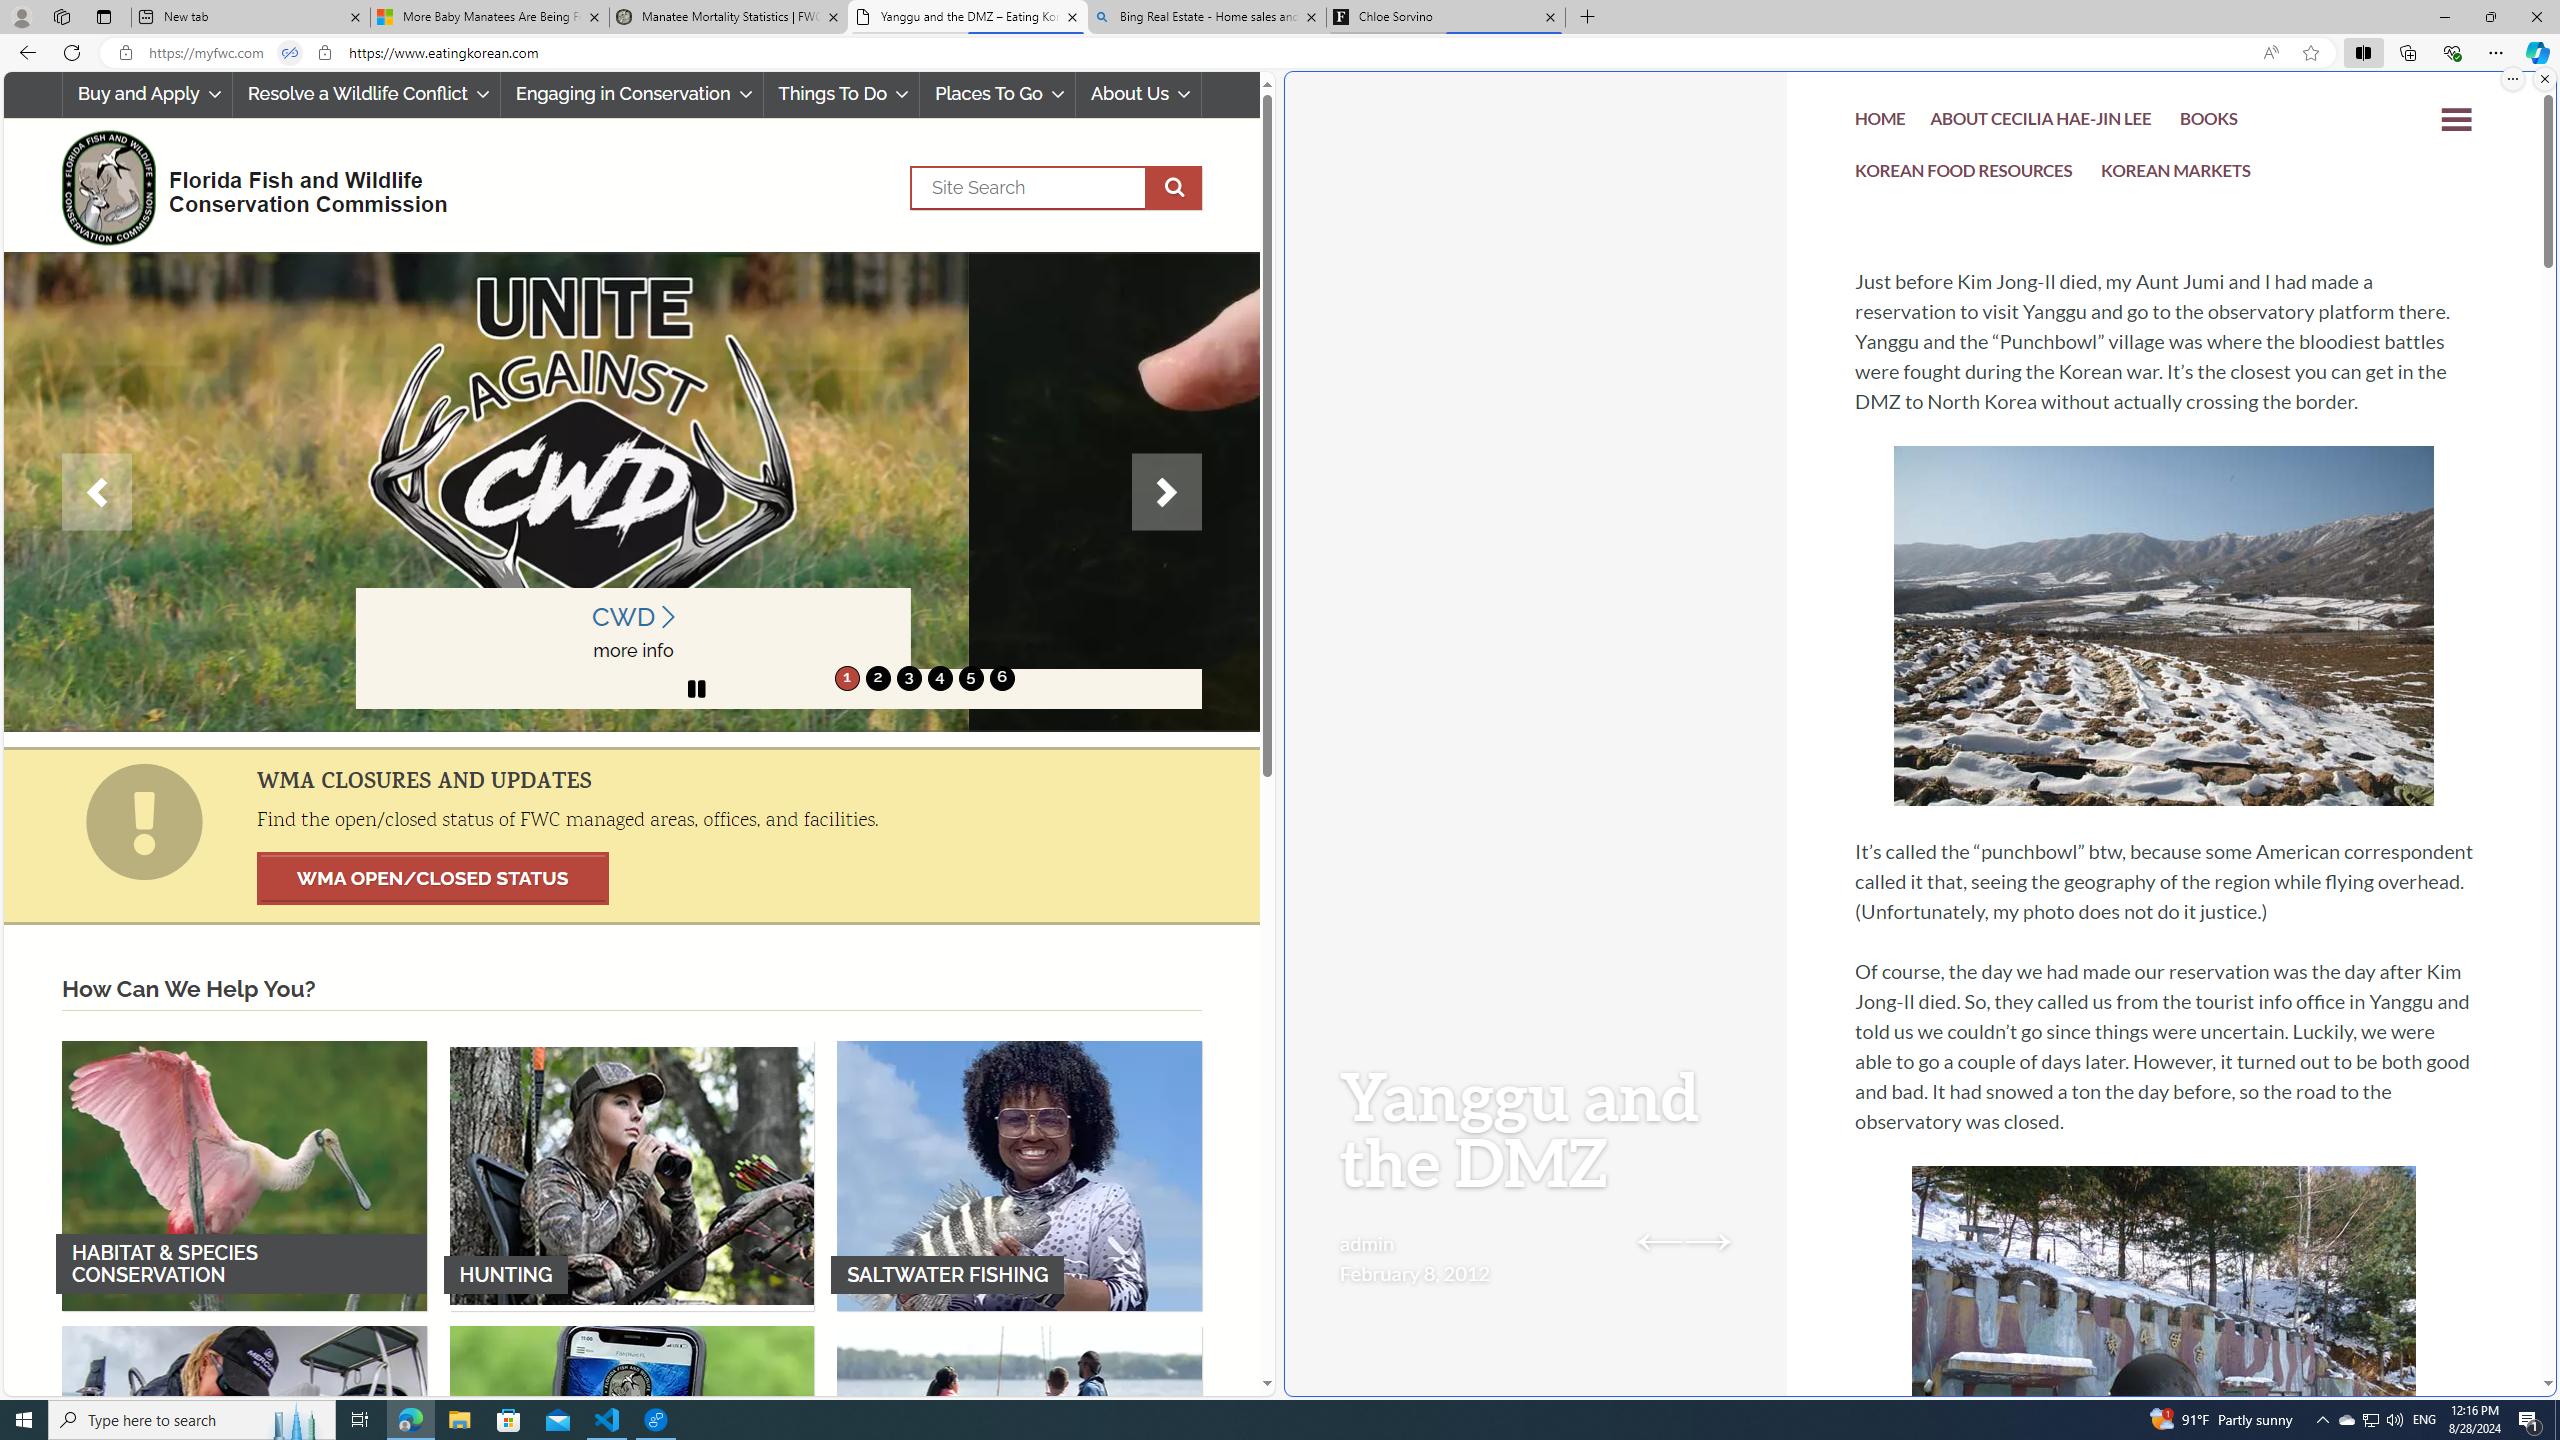 This screenshot has height=1440, width=2560. What do you see at coordinates (631, 1175) in the screenshot?
I see `'HUNTING'` at bounding box center [631, 1175].